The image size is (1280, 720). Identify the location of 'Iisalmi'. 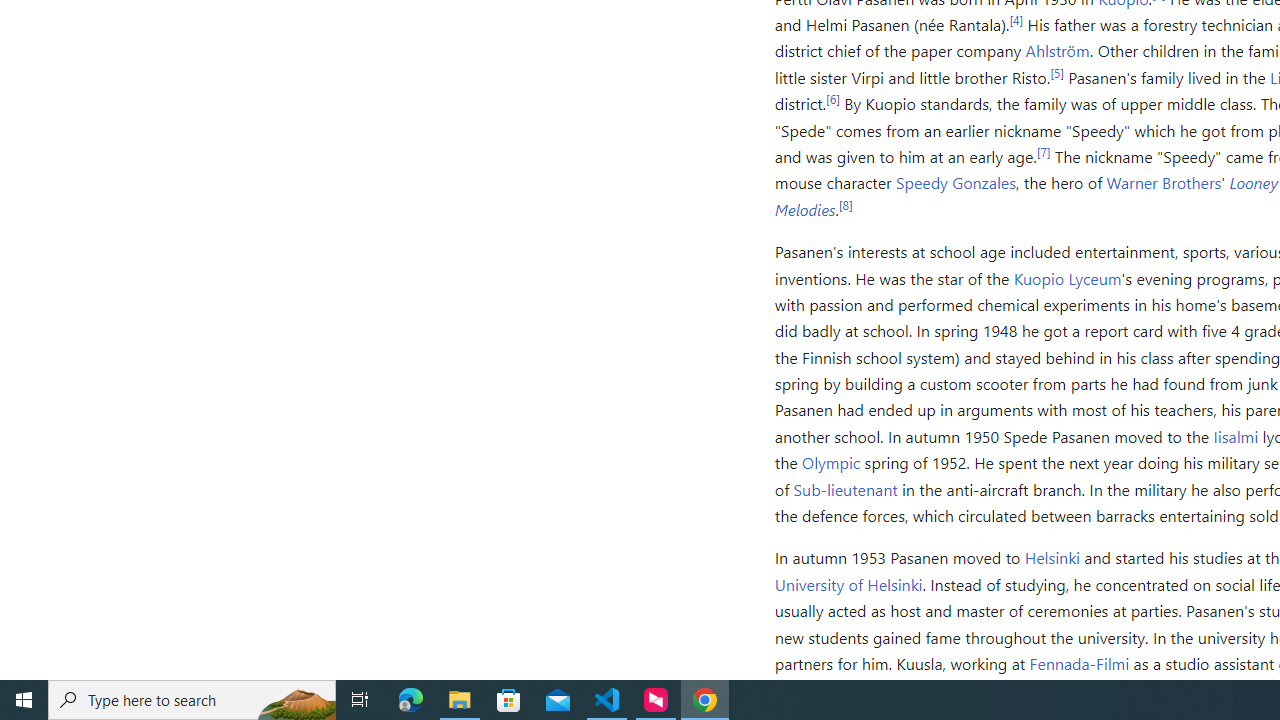
(1235, 434).